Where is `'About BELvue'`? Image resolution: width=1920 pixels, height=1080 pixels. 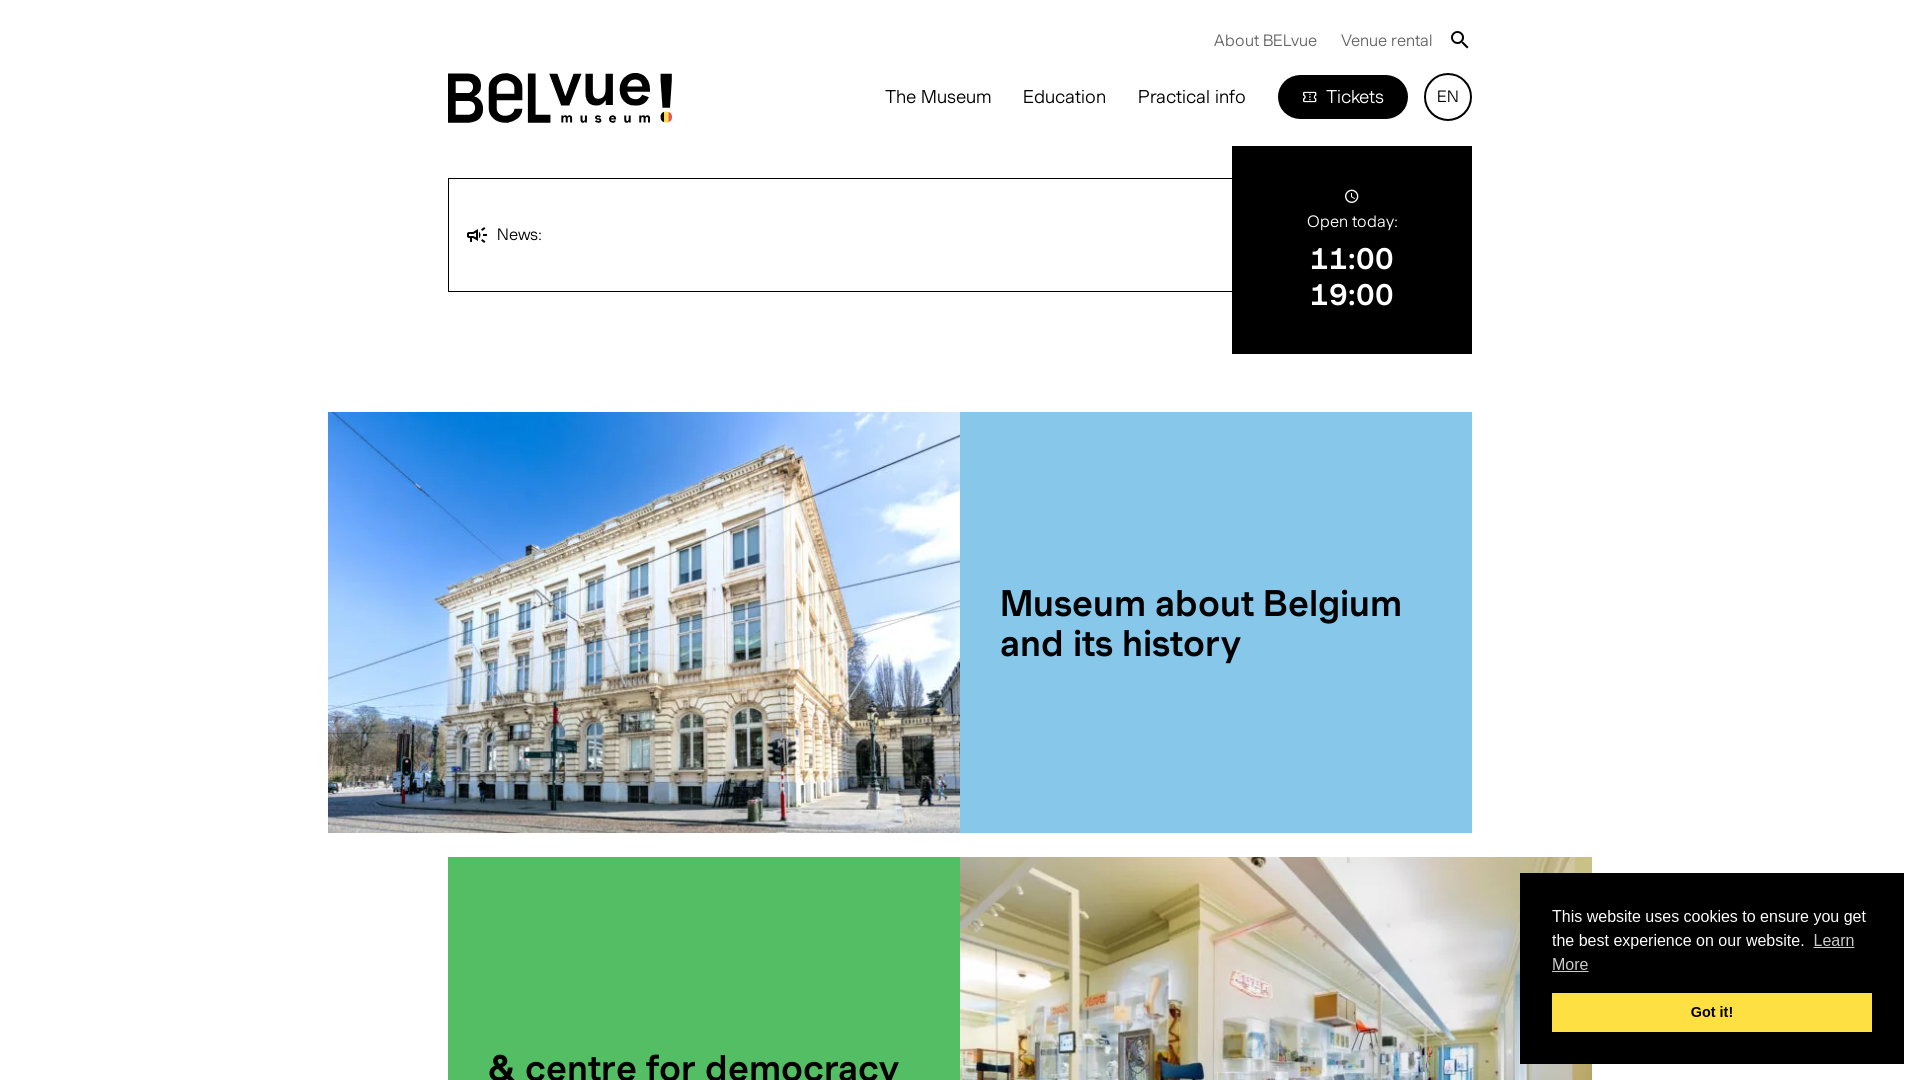
'About BELvue' is located at coordinates (1264, 39).